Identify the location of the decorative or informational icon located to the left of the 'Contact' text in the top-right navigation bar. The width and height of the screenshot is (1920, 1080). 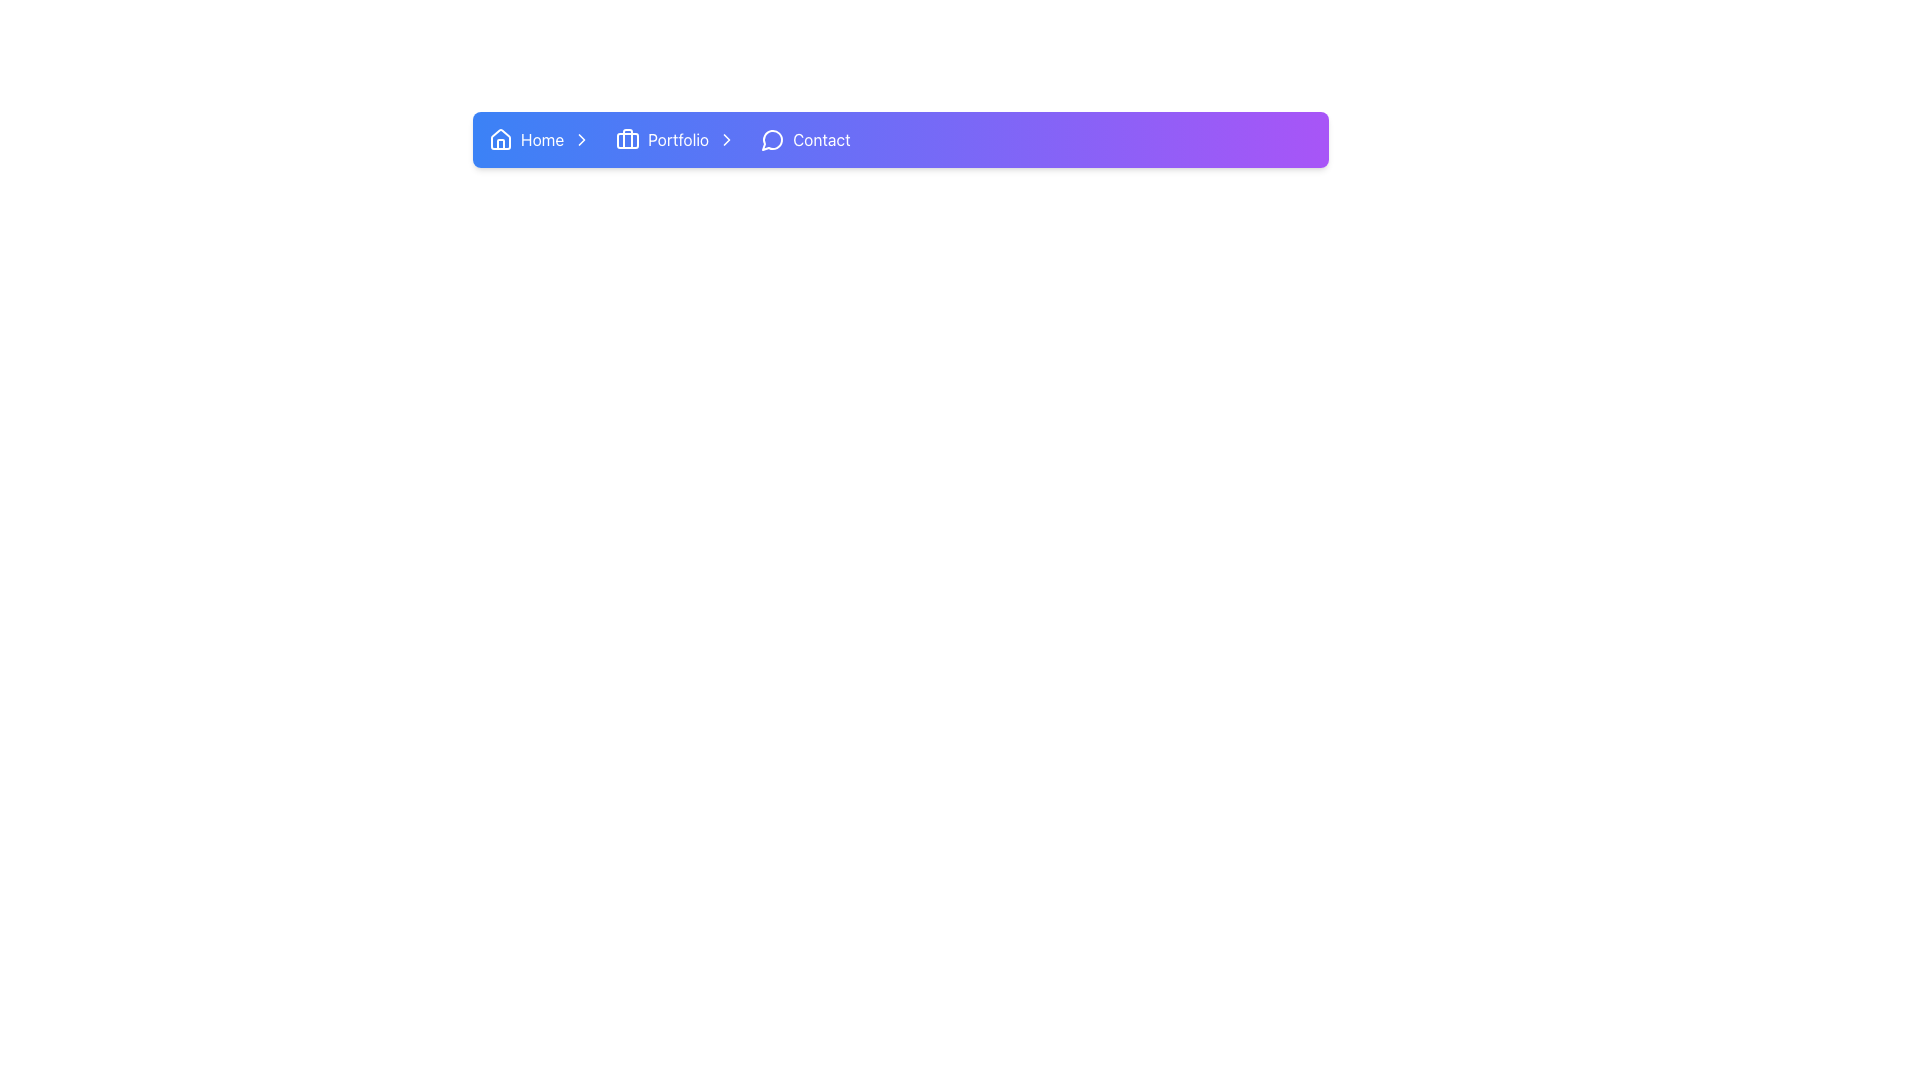
(772, 138).